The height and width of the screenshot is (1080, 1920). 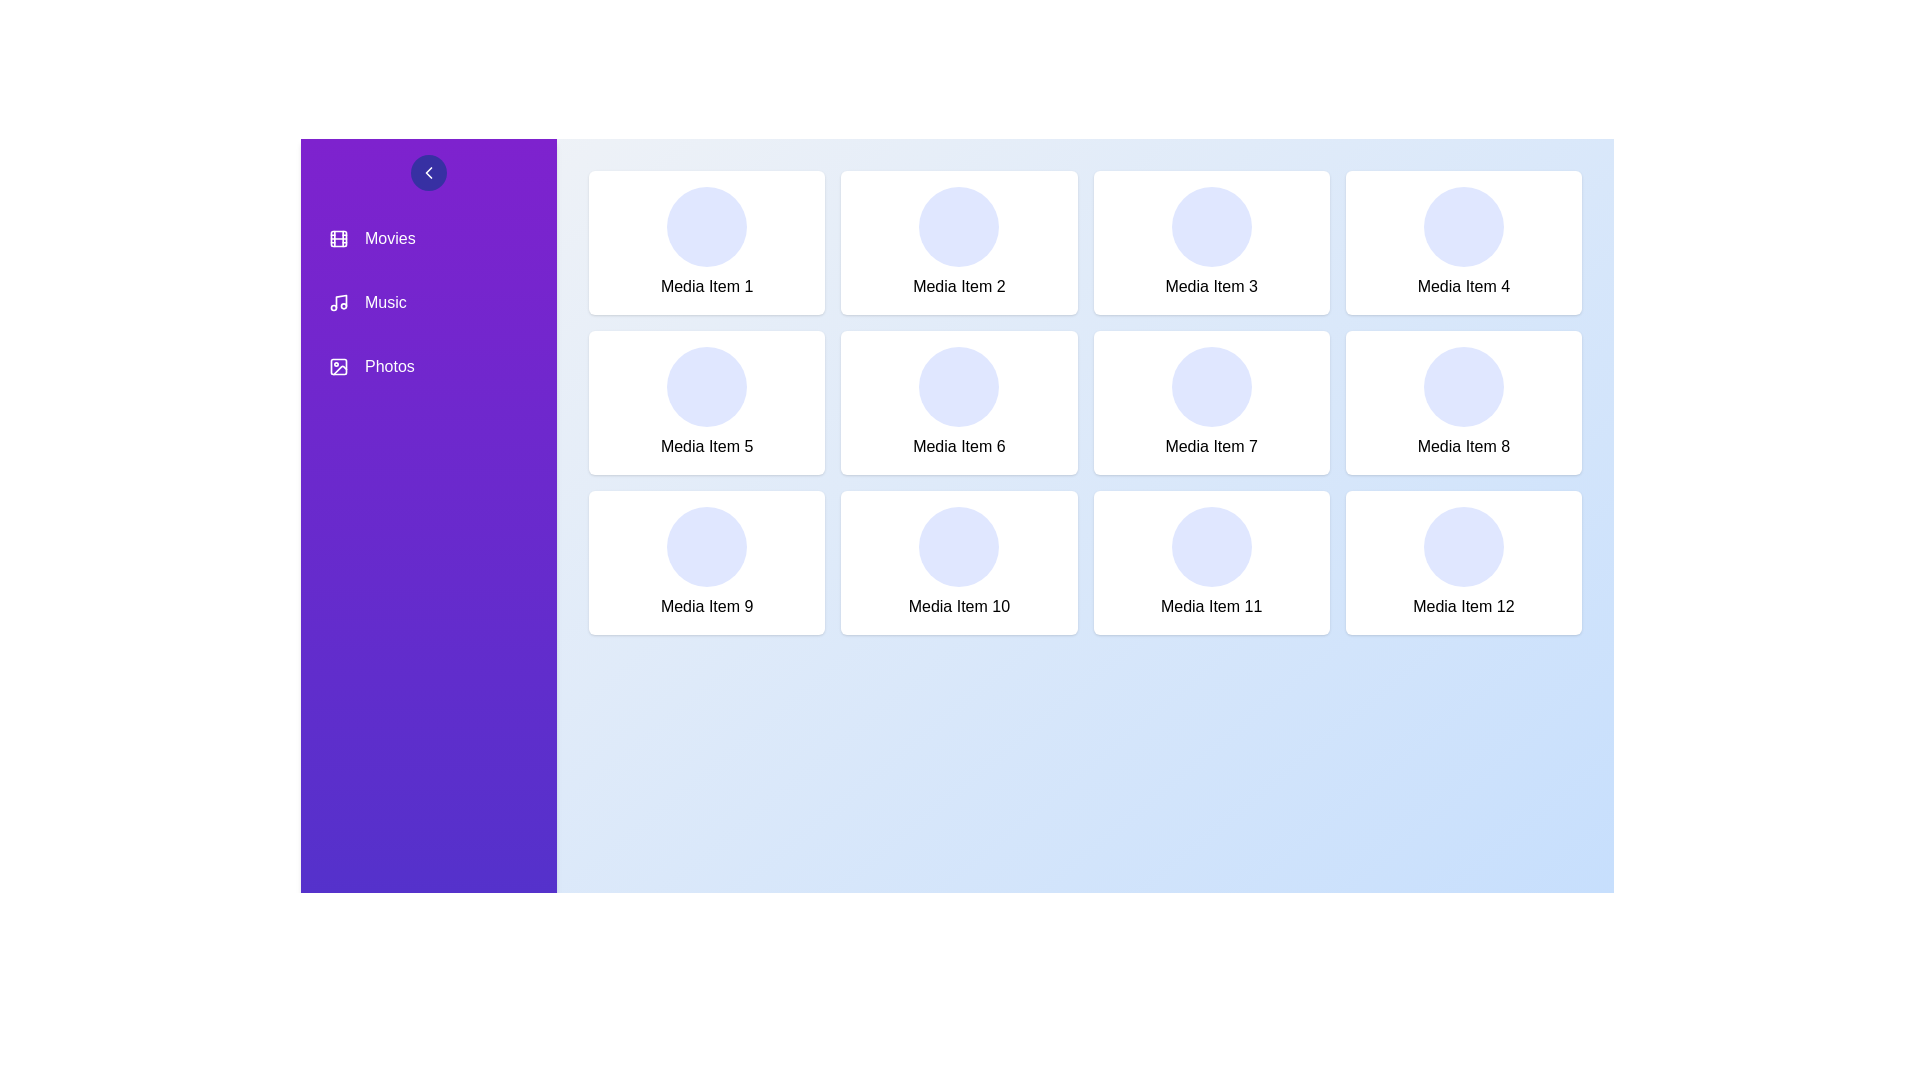 I want to click on the navigation item Movies in the sidebar, so click(x=427, y=238).